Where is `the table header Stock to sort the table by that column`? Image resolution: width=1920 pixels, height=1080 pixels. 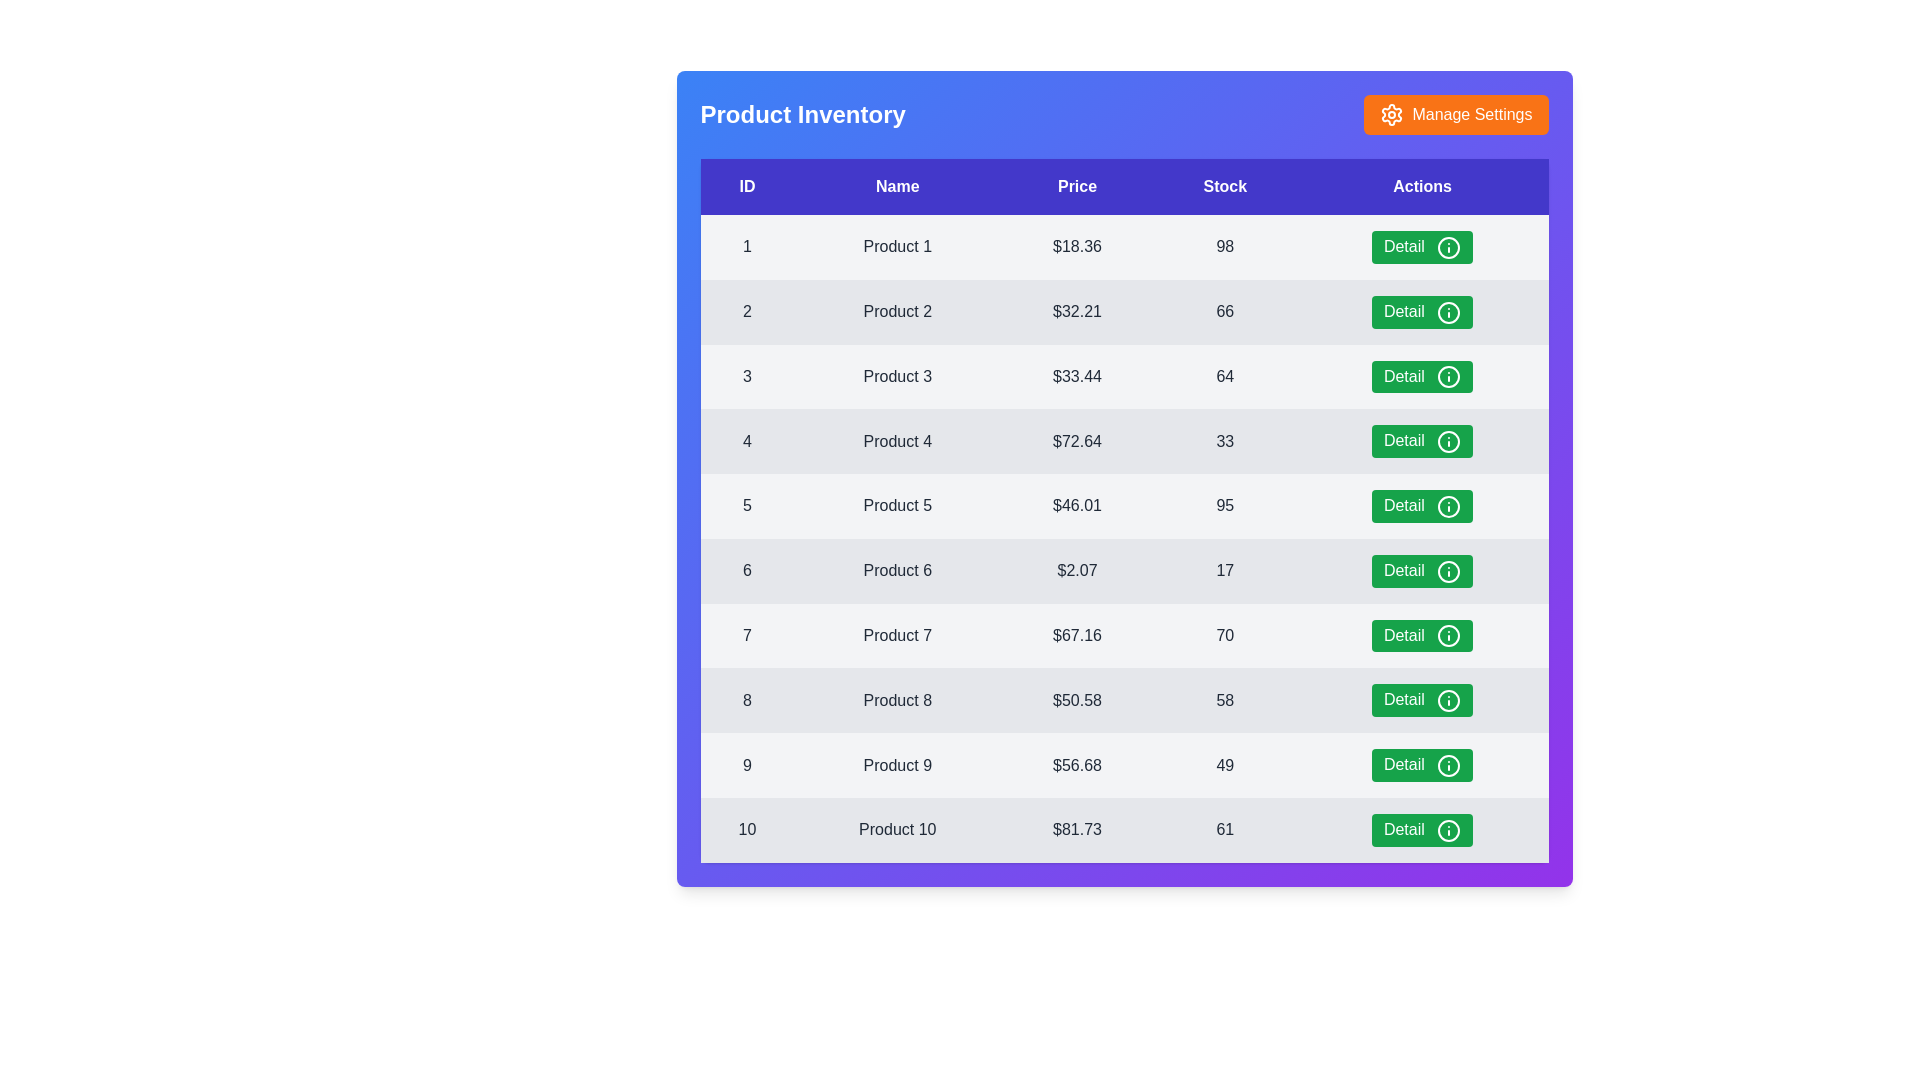 the table header Stock to sort the table by that column is located at coordinates (1224, 186).